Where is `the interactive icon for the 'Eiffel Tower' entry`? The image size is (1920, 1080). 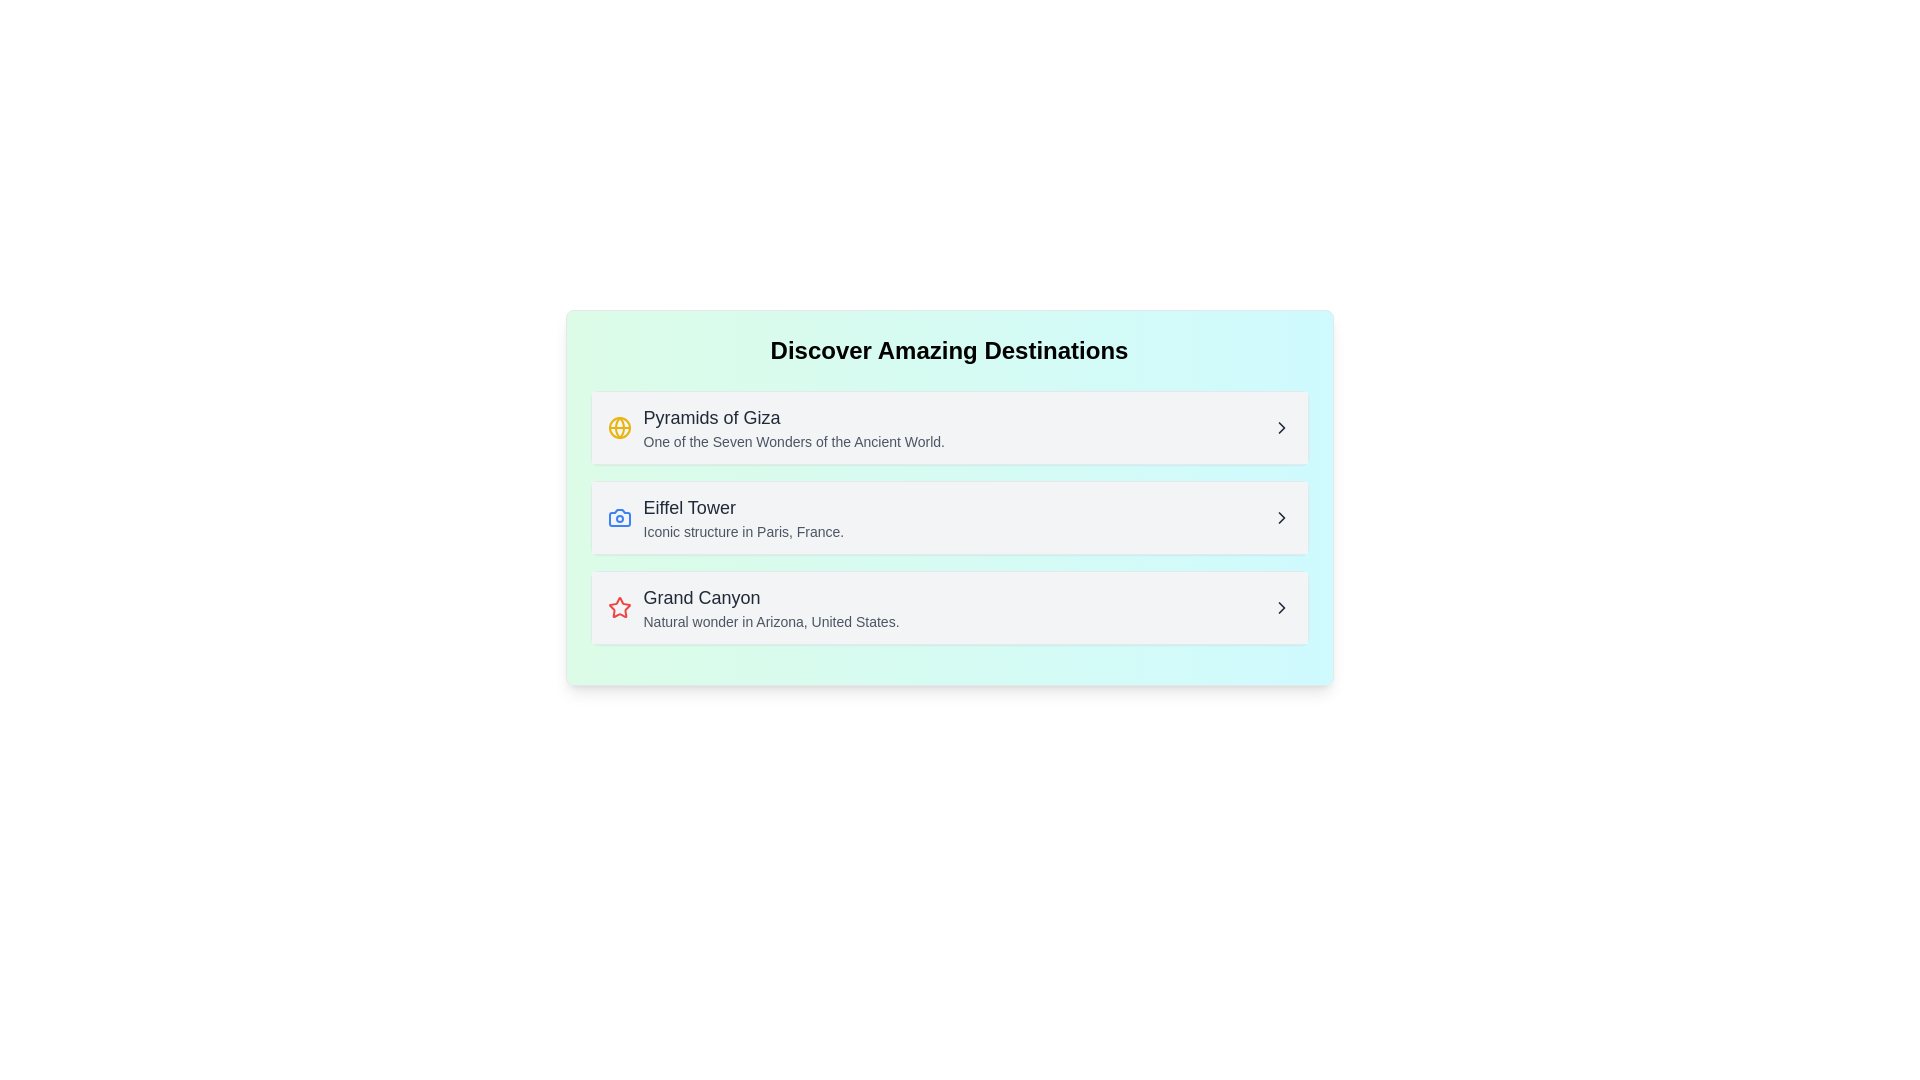
the interactive icon for the 'Eiffel Tower' entry is located at coordinates (1281, 516).